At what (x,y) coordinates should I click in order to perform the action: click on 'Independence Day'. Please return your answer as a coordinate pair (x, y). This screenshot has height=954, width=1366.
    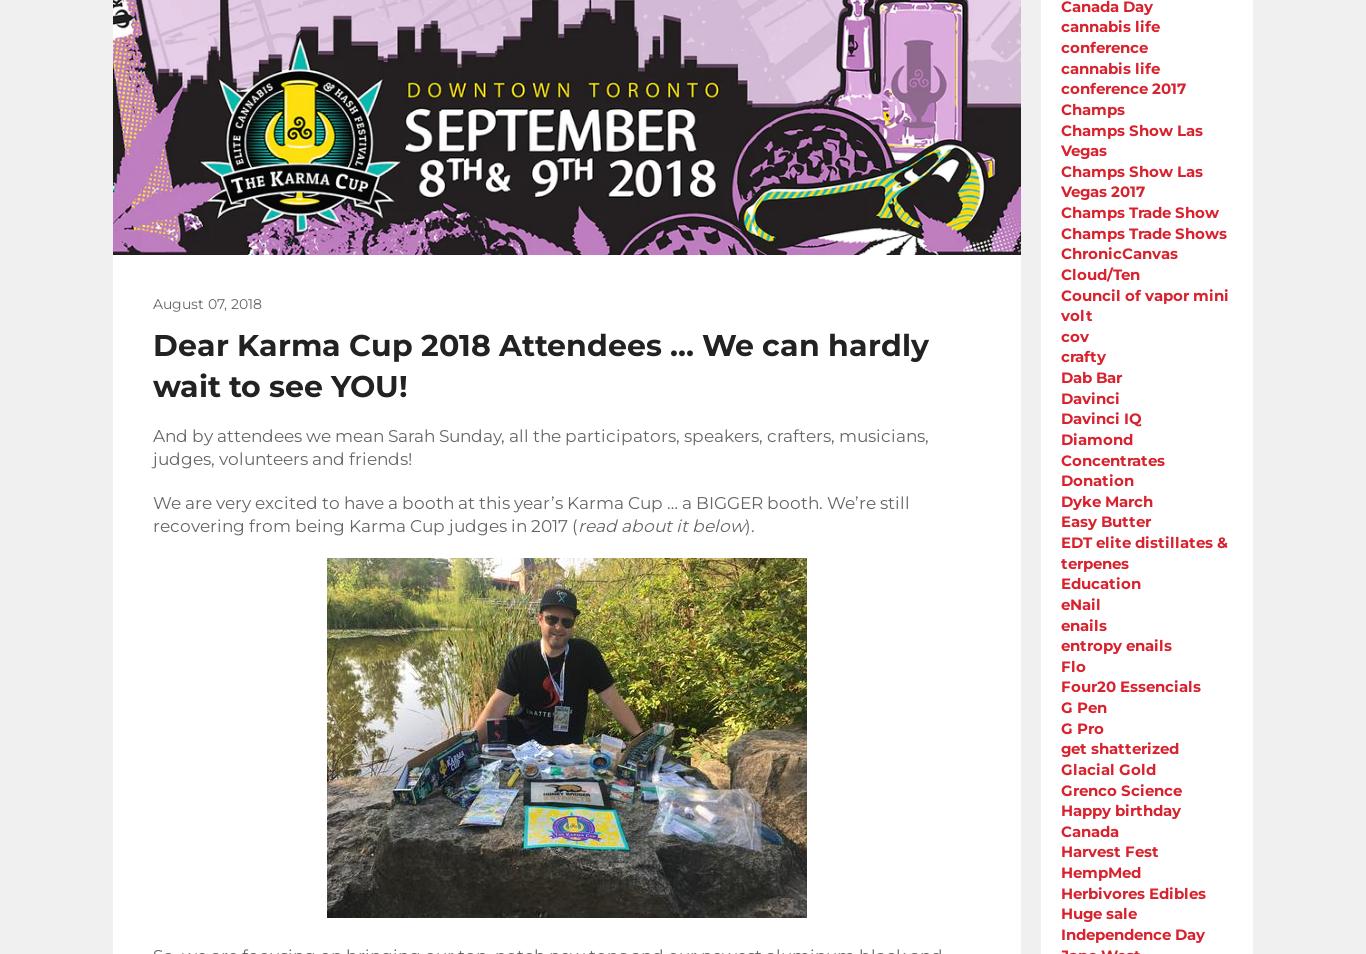
    Looking at the image, I should click on (1131, 933).